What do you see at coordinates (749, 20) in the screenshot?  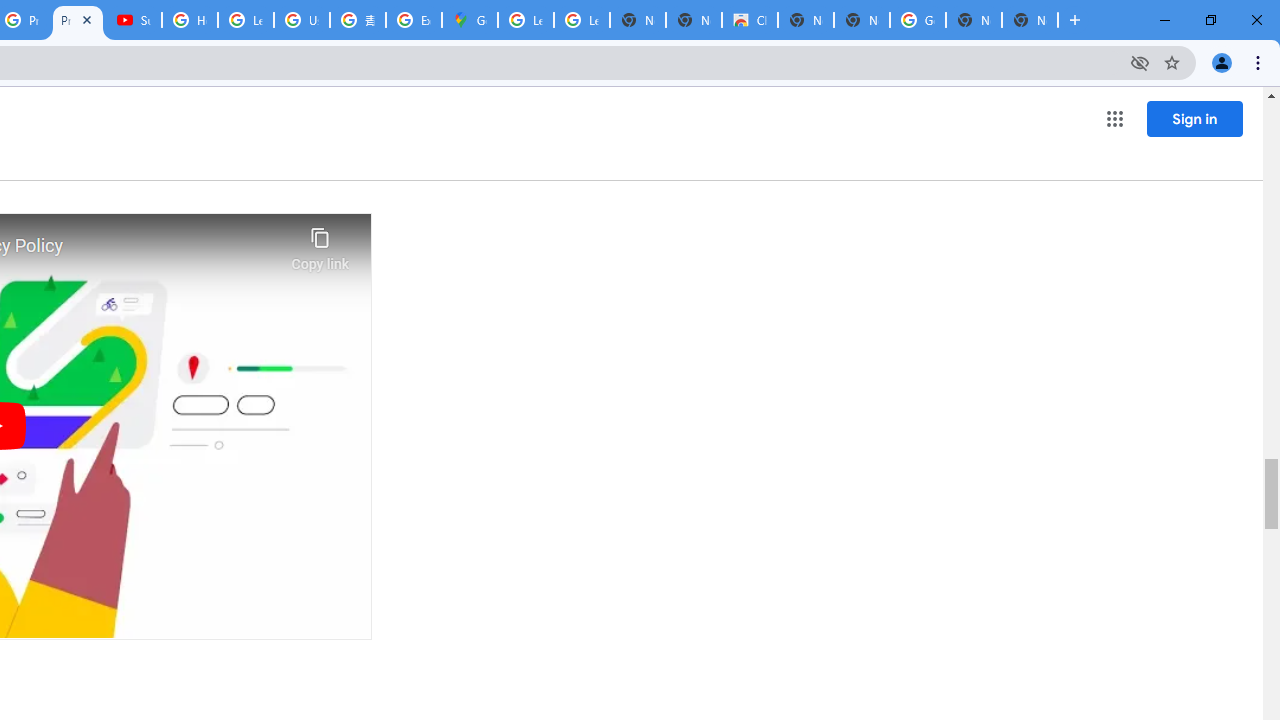 I see `'Chrome Web Store'` at bounding box center [749, 20].